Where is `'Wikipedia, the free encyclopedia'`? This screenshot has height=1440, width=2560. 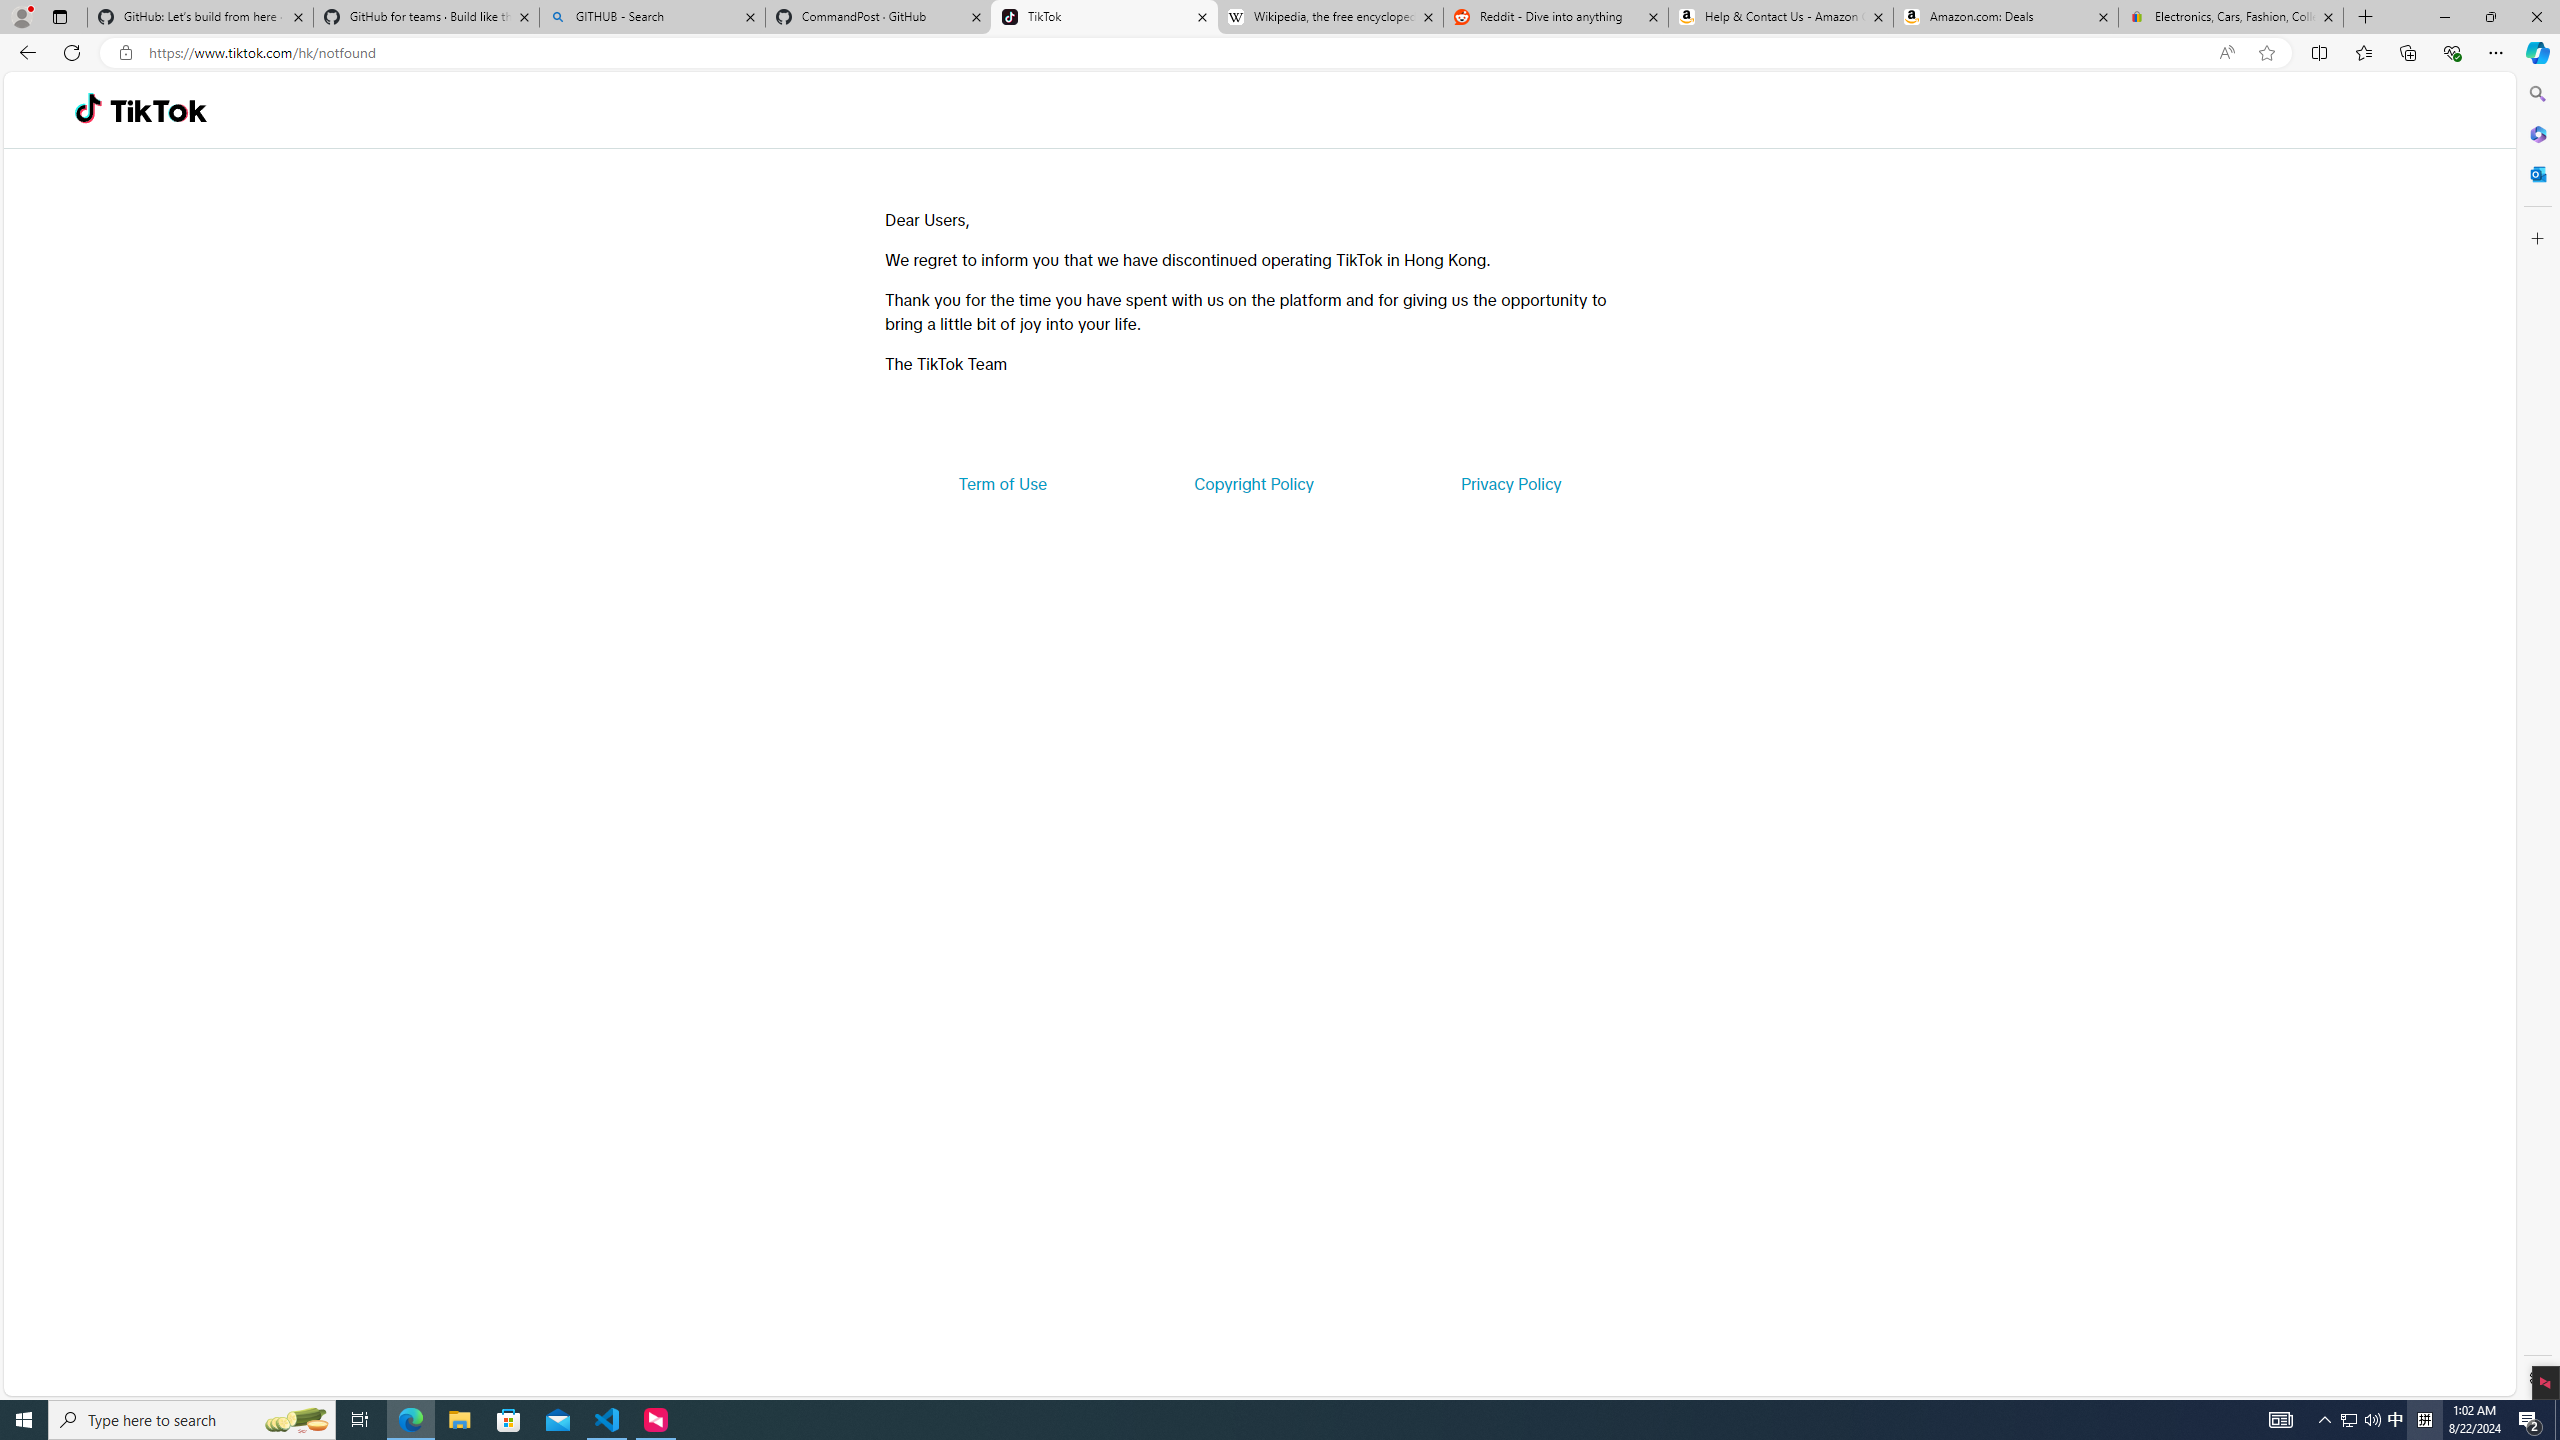
'Wikipedia, the free encyclopedia' is located at coordinates (1328, 16).